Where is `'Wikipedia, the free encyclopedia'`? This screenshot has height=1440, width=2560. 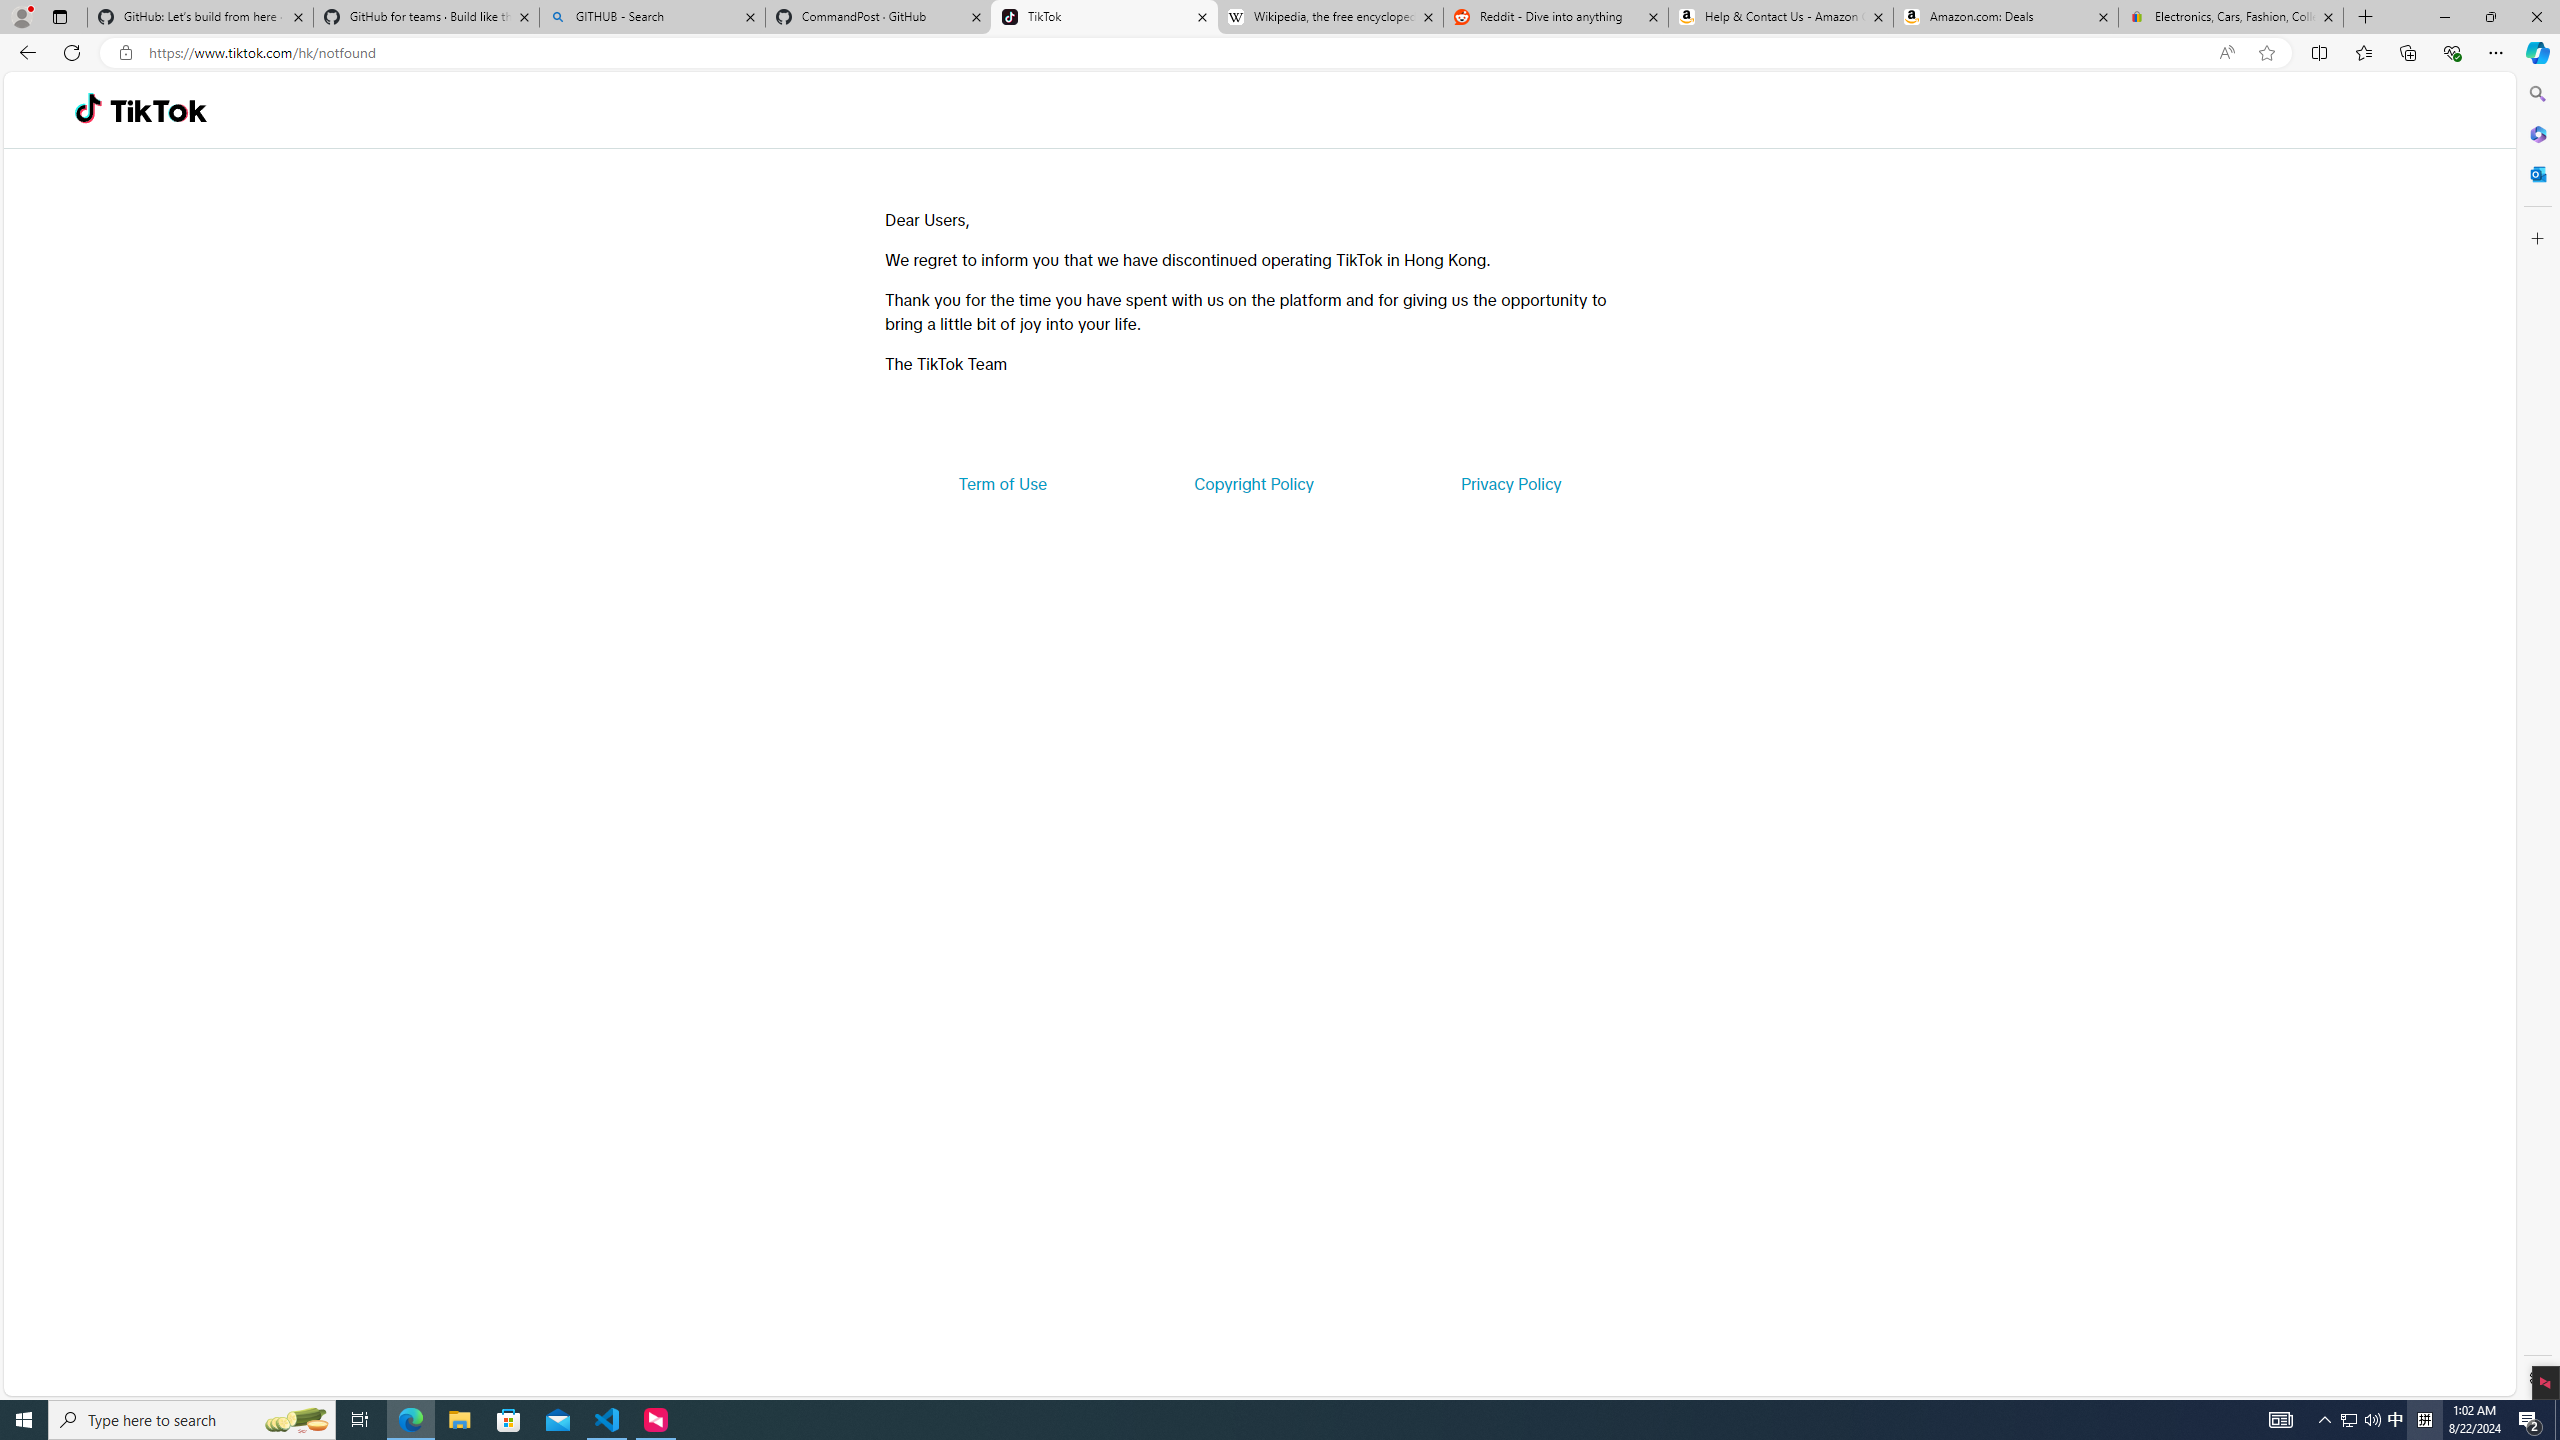
'Wikipedia, the free encyclopedia' is located at coordinates (1328, 16).